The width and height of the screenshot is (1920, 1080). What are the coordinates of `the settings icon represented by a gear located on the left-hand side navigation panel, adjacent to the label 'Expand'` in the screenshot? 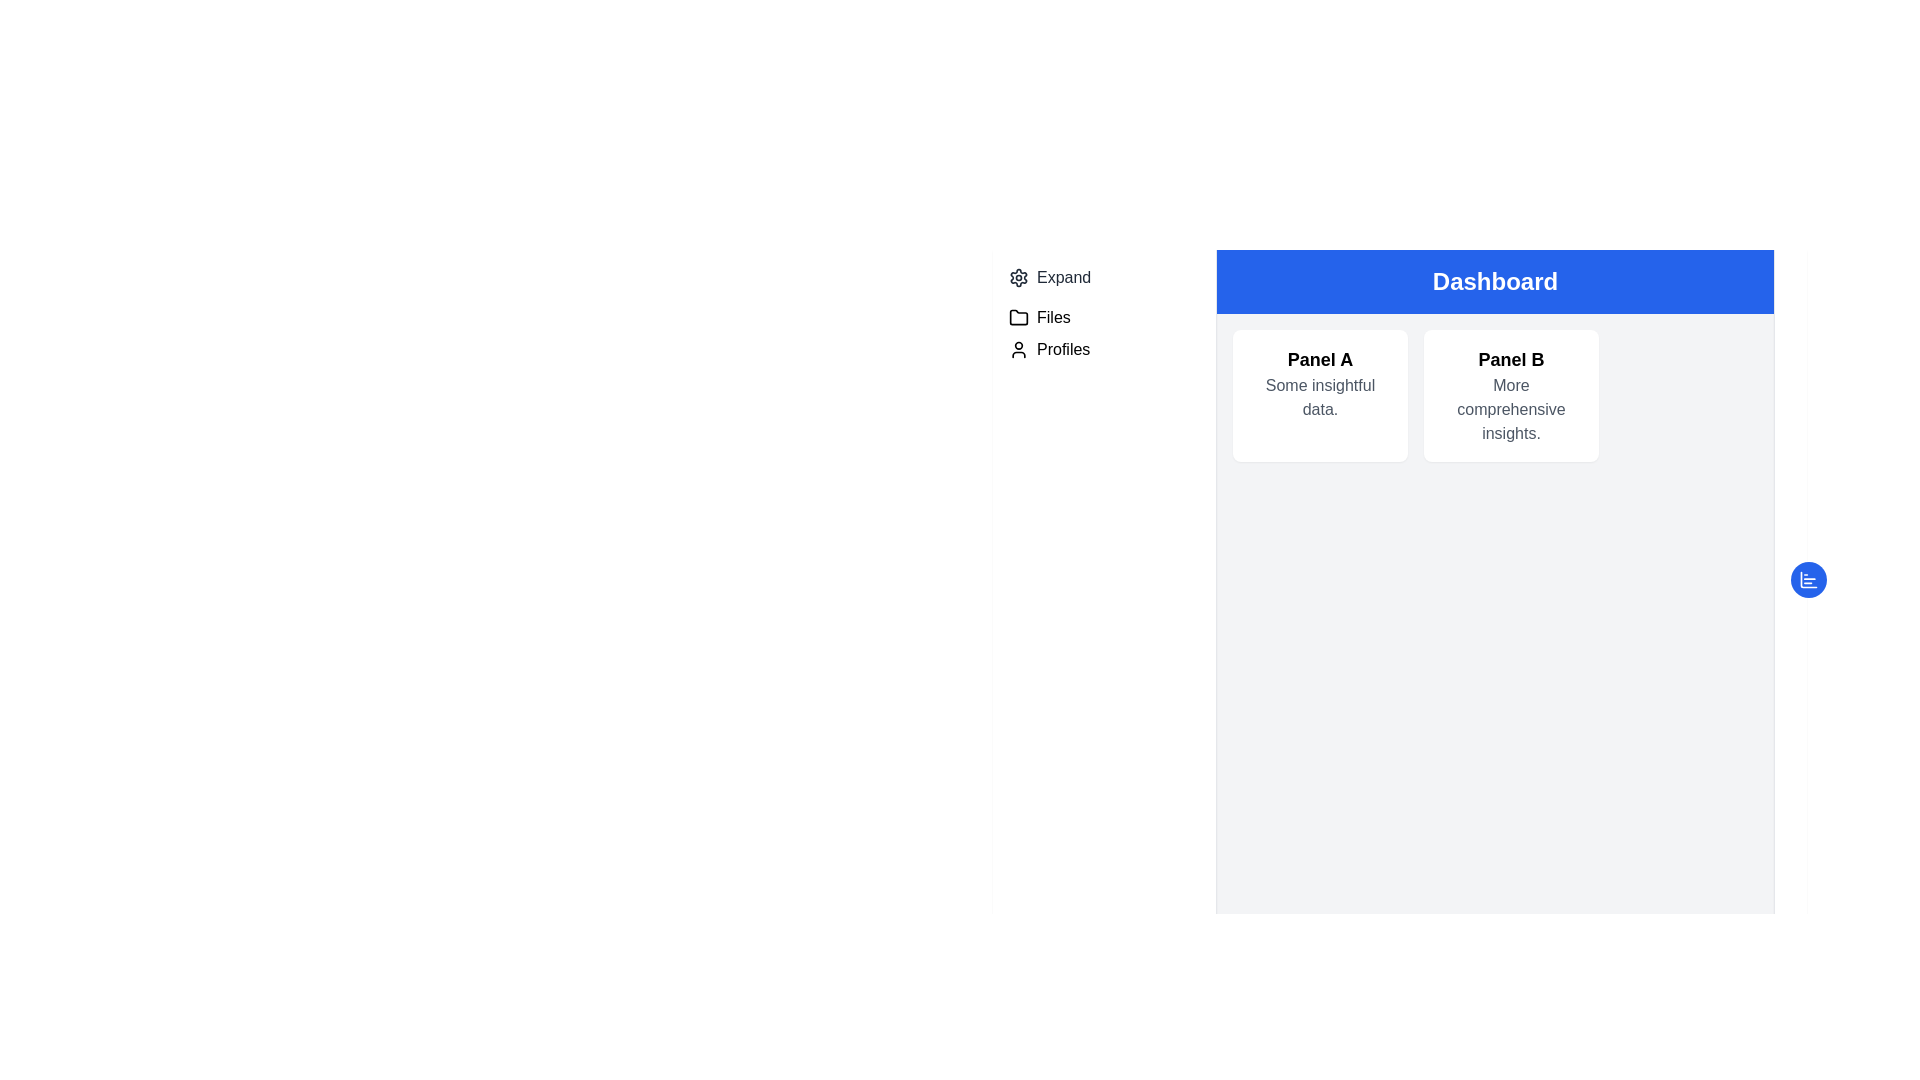 It's located at (1018, 277).